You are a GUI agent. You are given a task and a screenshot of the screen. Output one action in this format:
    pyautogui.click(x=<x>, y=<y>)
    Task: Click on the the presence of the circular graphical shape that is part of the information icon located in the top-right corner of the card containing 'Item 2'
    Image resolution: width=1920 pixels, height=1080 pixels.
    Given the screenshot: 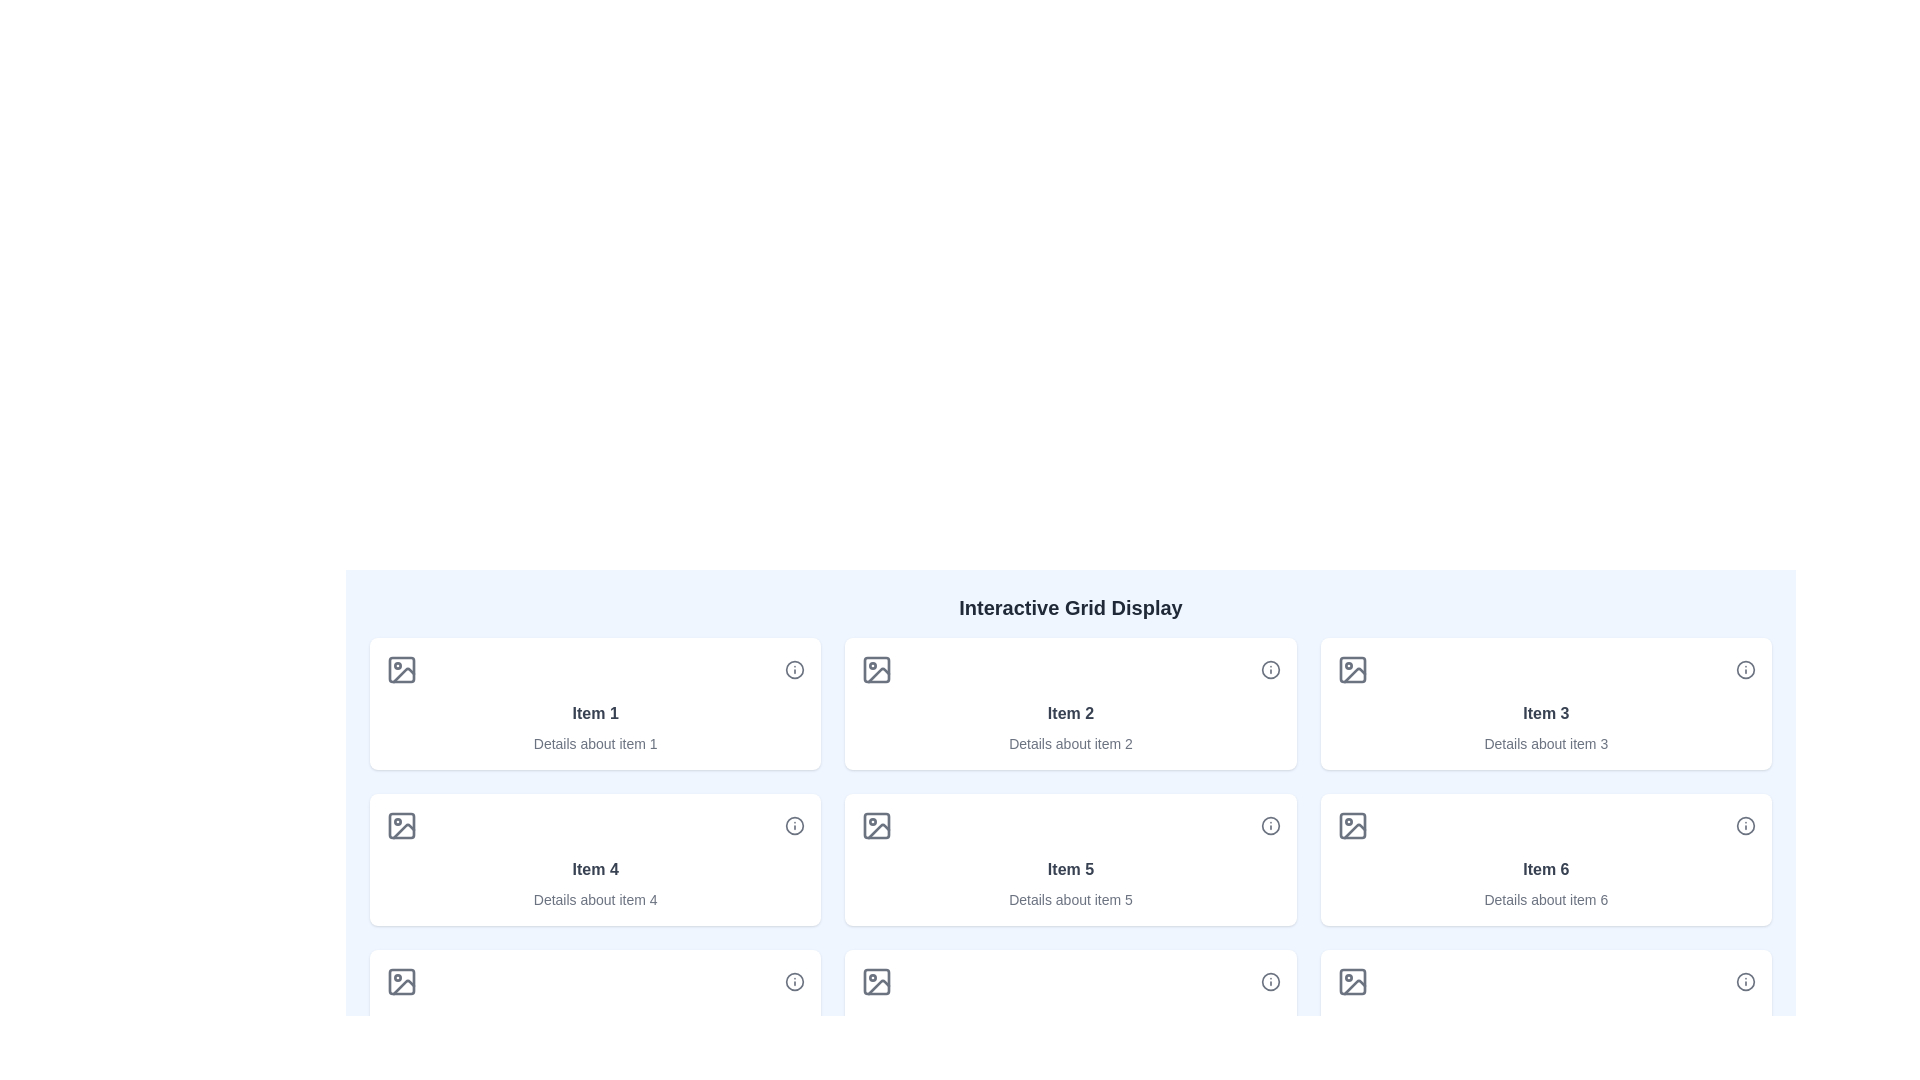 What is the action you would take?
    pyautogui.click(x=1269, y=670)
    